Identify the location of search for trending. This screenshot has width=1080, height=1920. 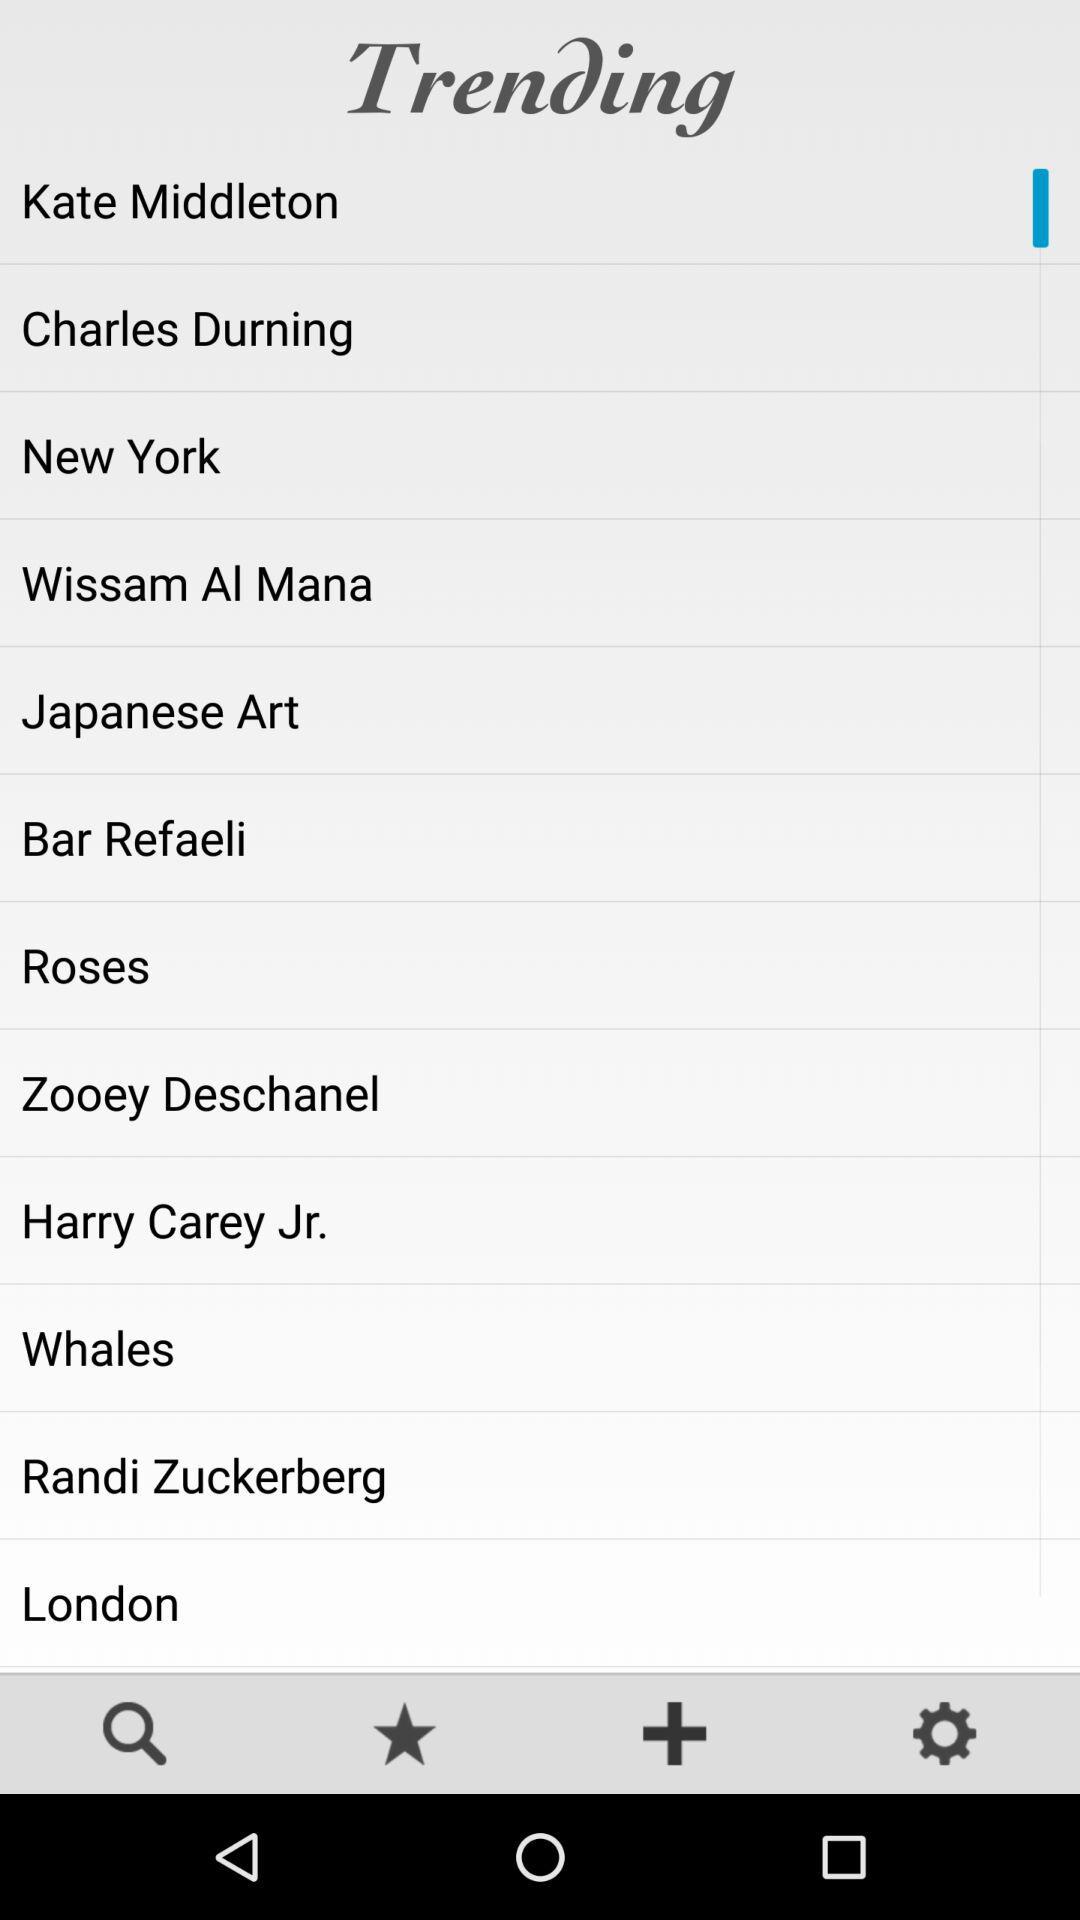
(135, 1735).